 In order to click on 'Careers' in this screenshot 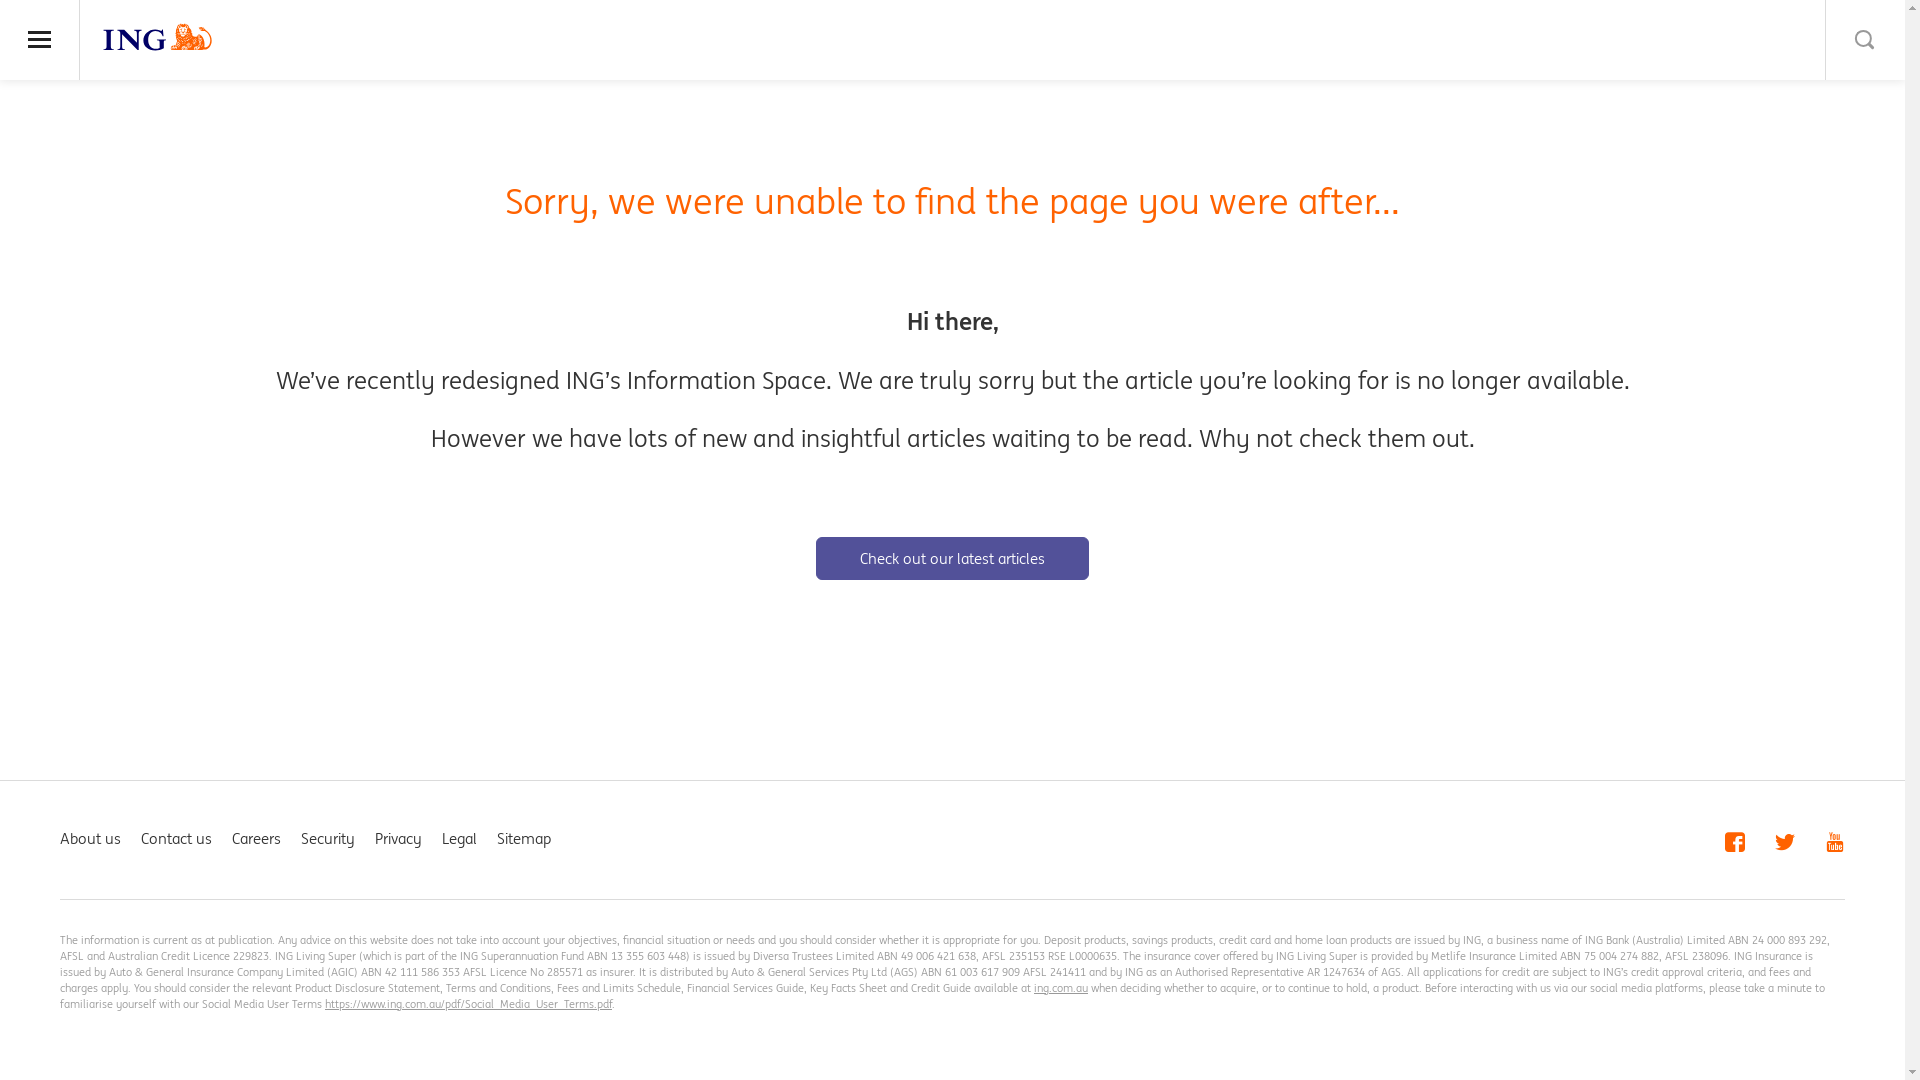, I will do `click(255, 838)`.